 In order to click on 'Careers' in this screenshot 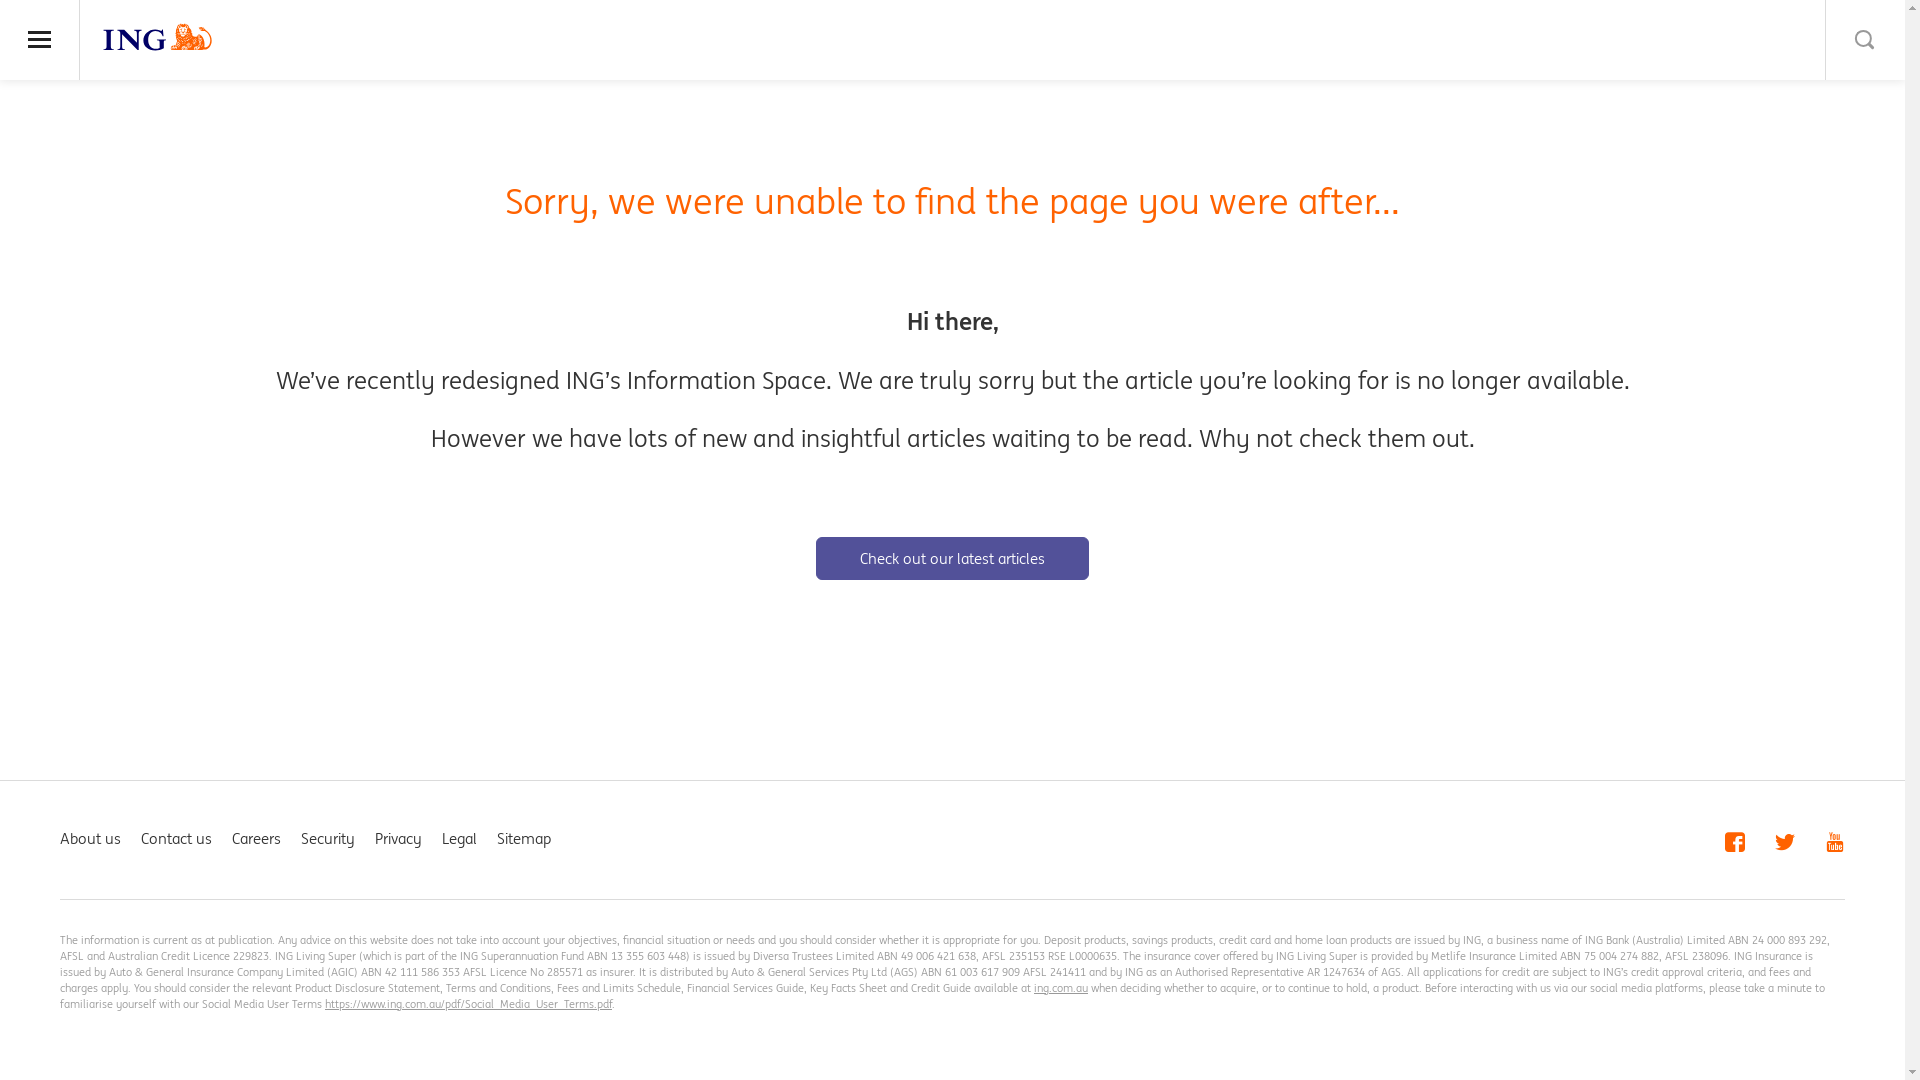, I will do `click(255, 838)`.